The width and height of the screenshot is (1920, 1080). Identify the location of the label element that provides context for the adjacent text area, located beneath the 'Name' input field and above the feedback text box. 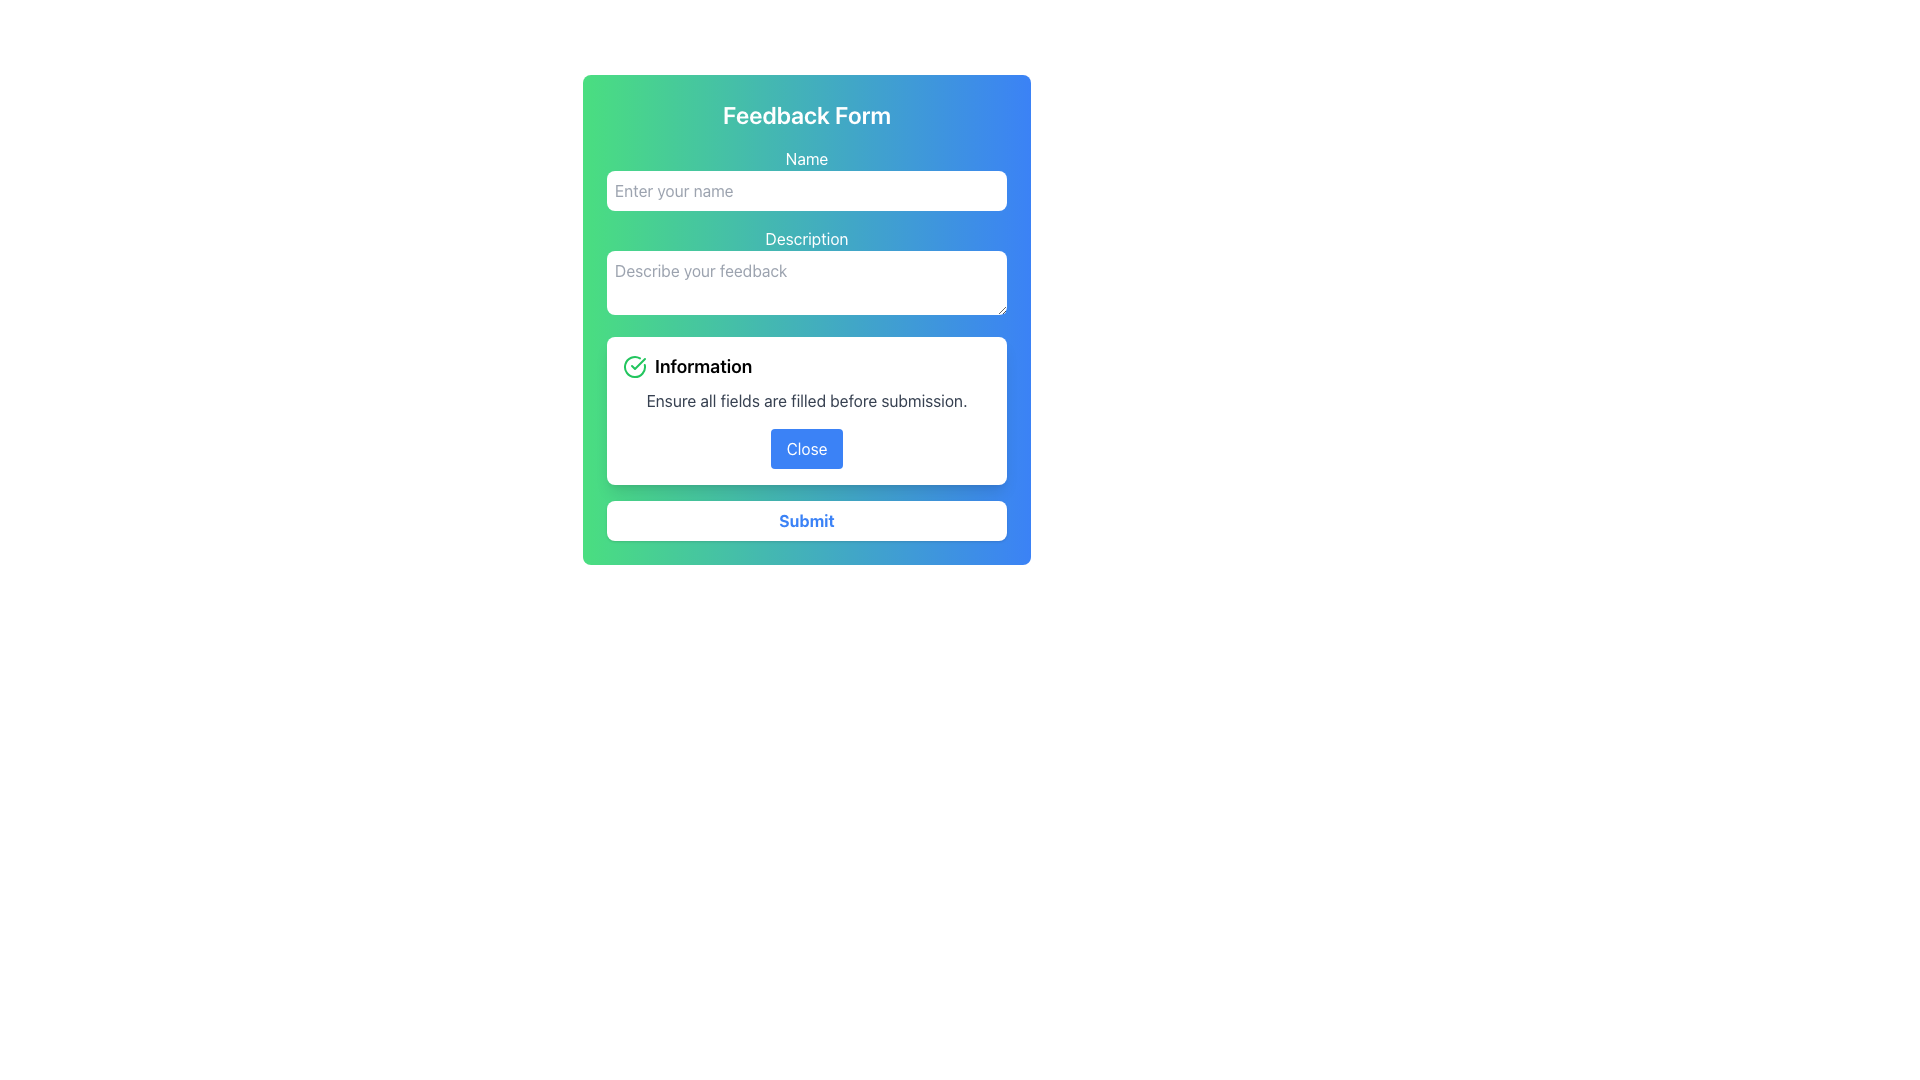
(806, 238).